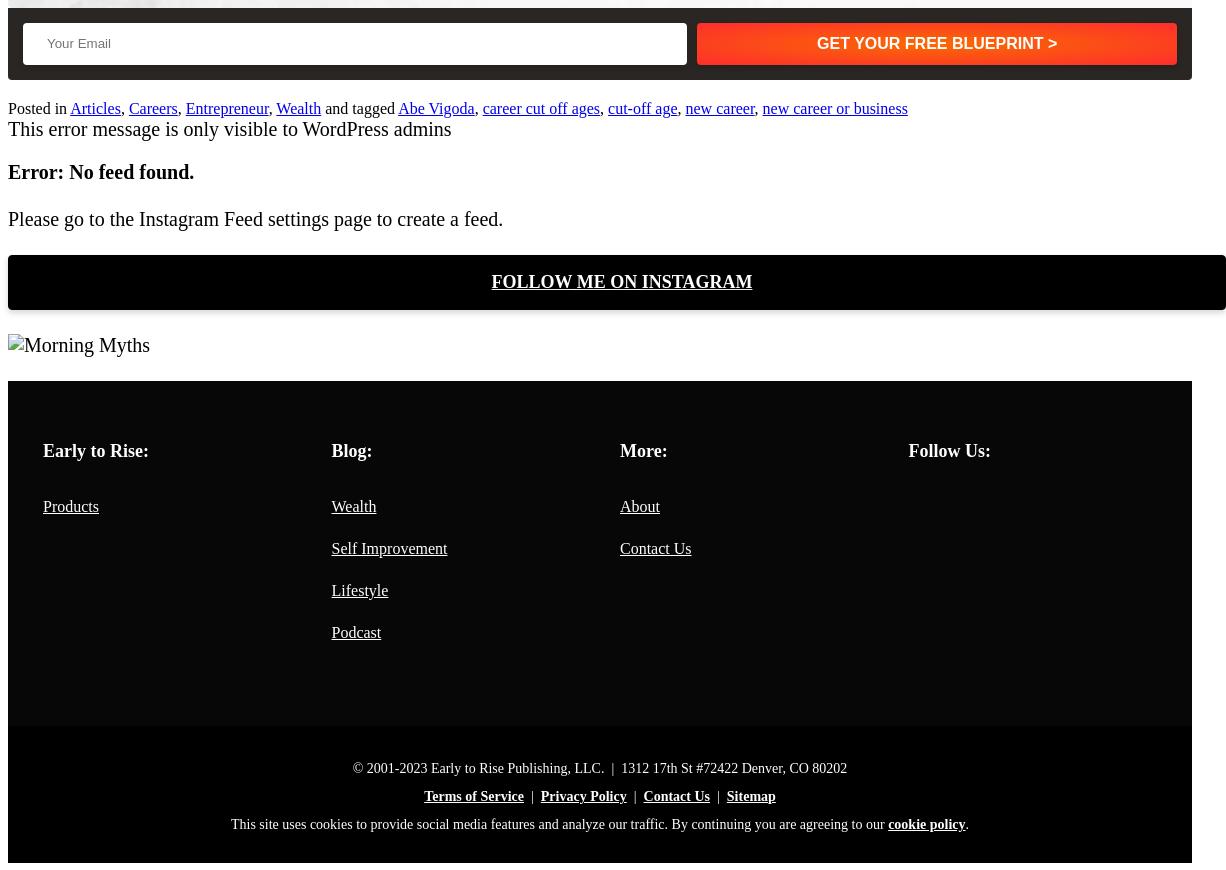  I want to click on '.', so click(965, 824).